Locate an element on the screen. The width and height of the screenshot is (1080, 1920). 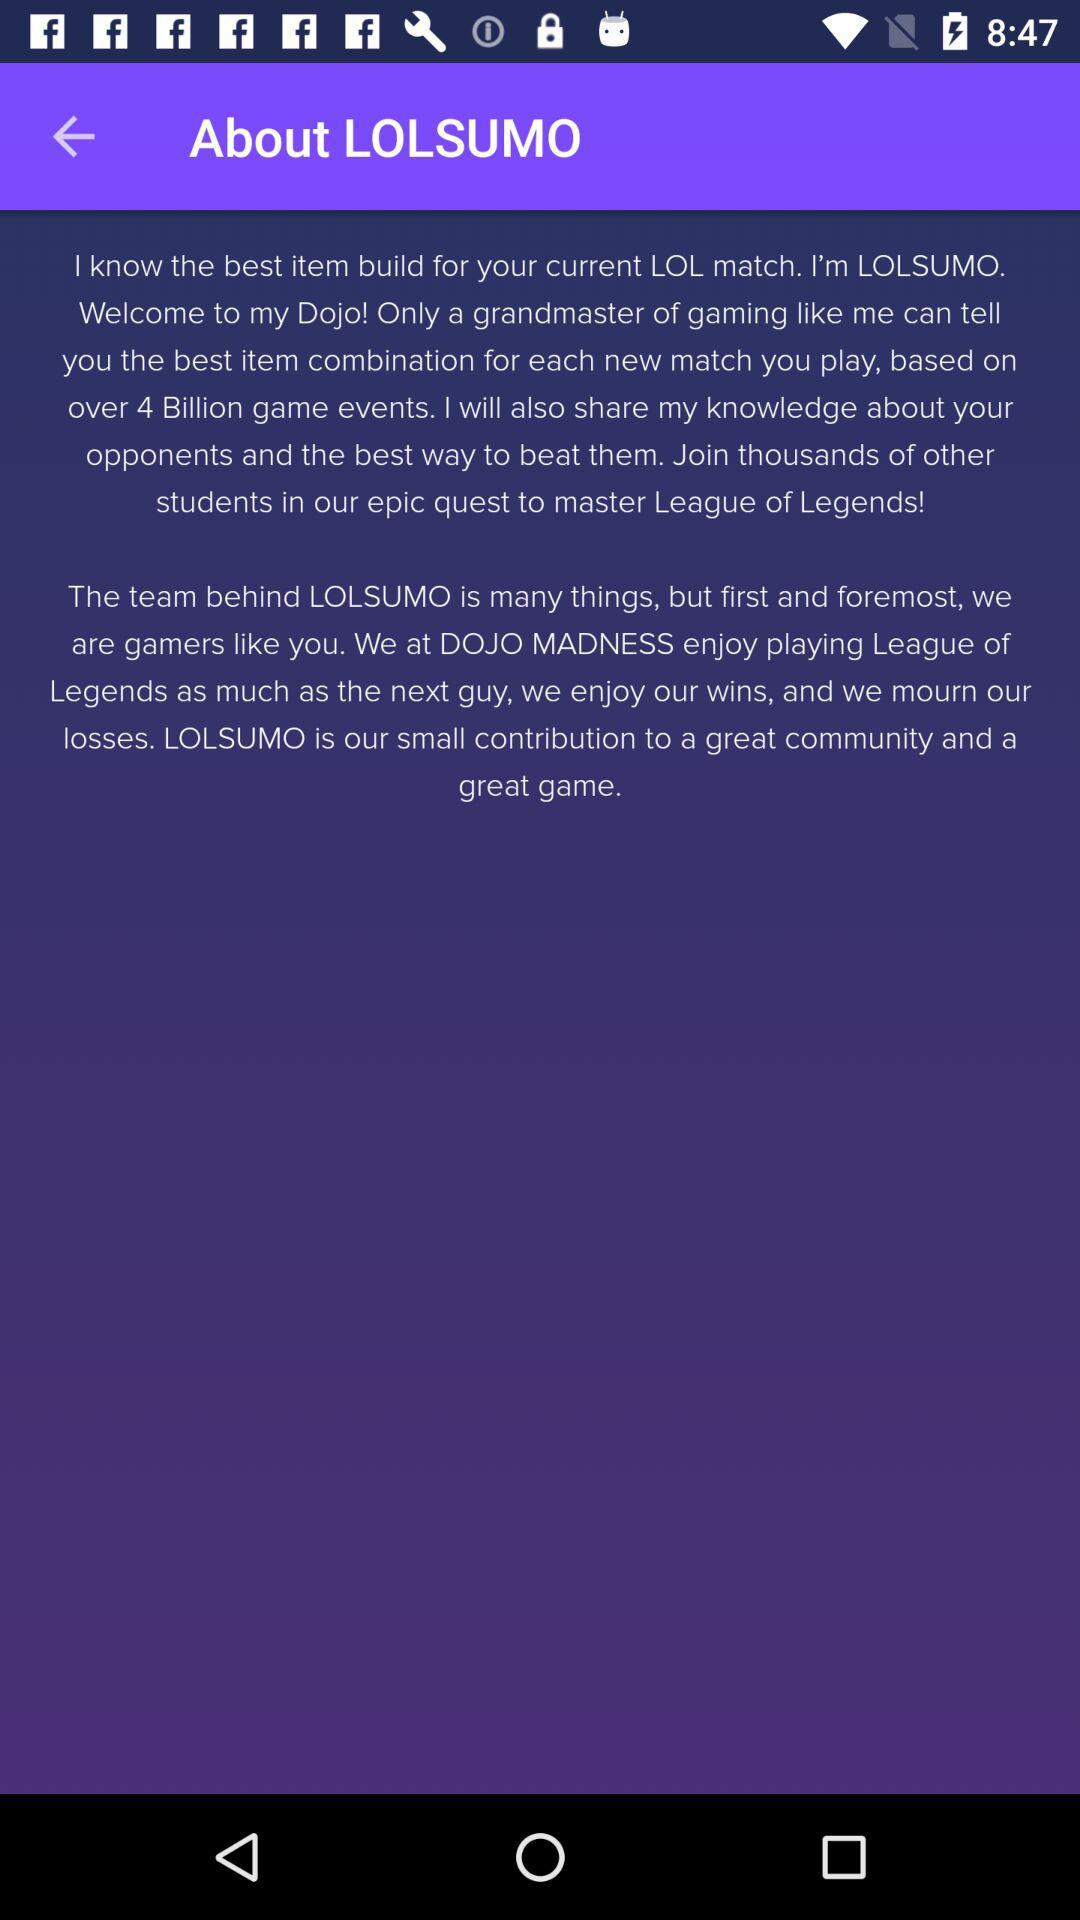
the item to the left of the about lolsumo item is located at coordinates (72, 135).